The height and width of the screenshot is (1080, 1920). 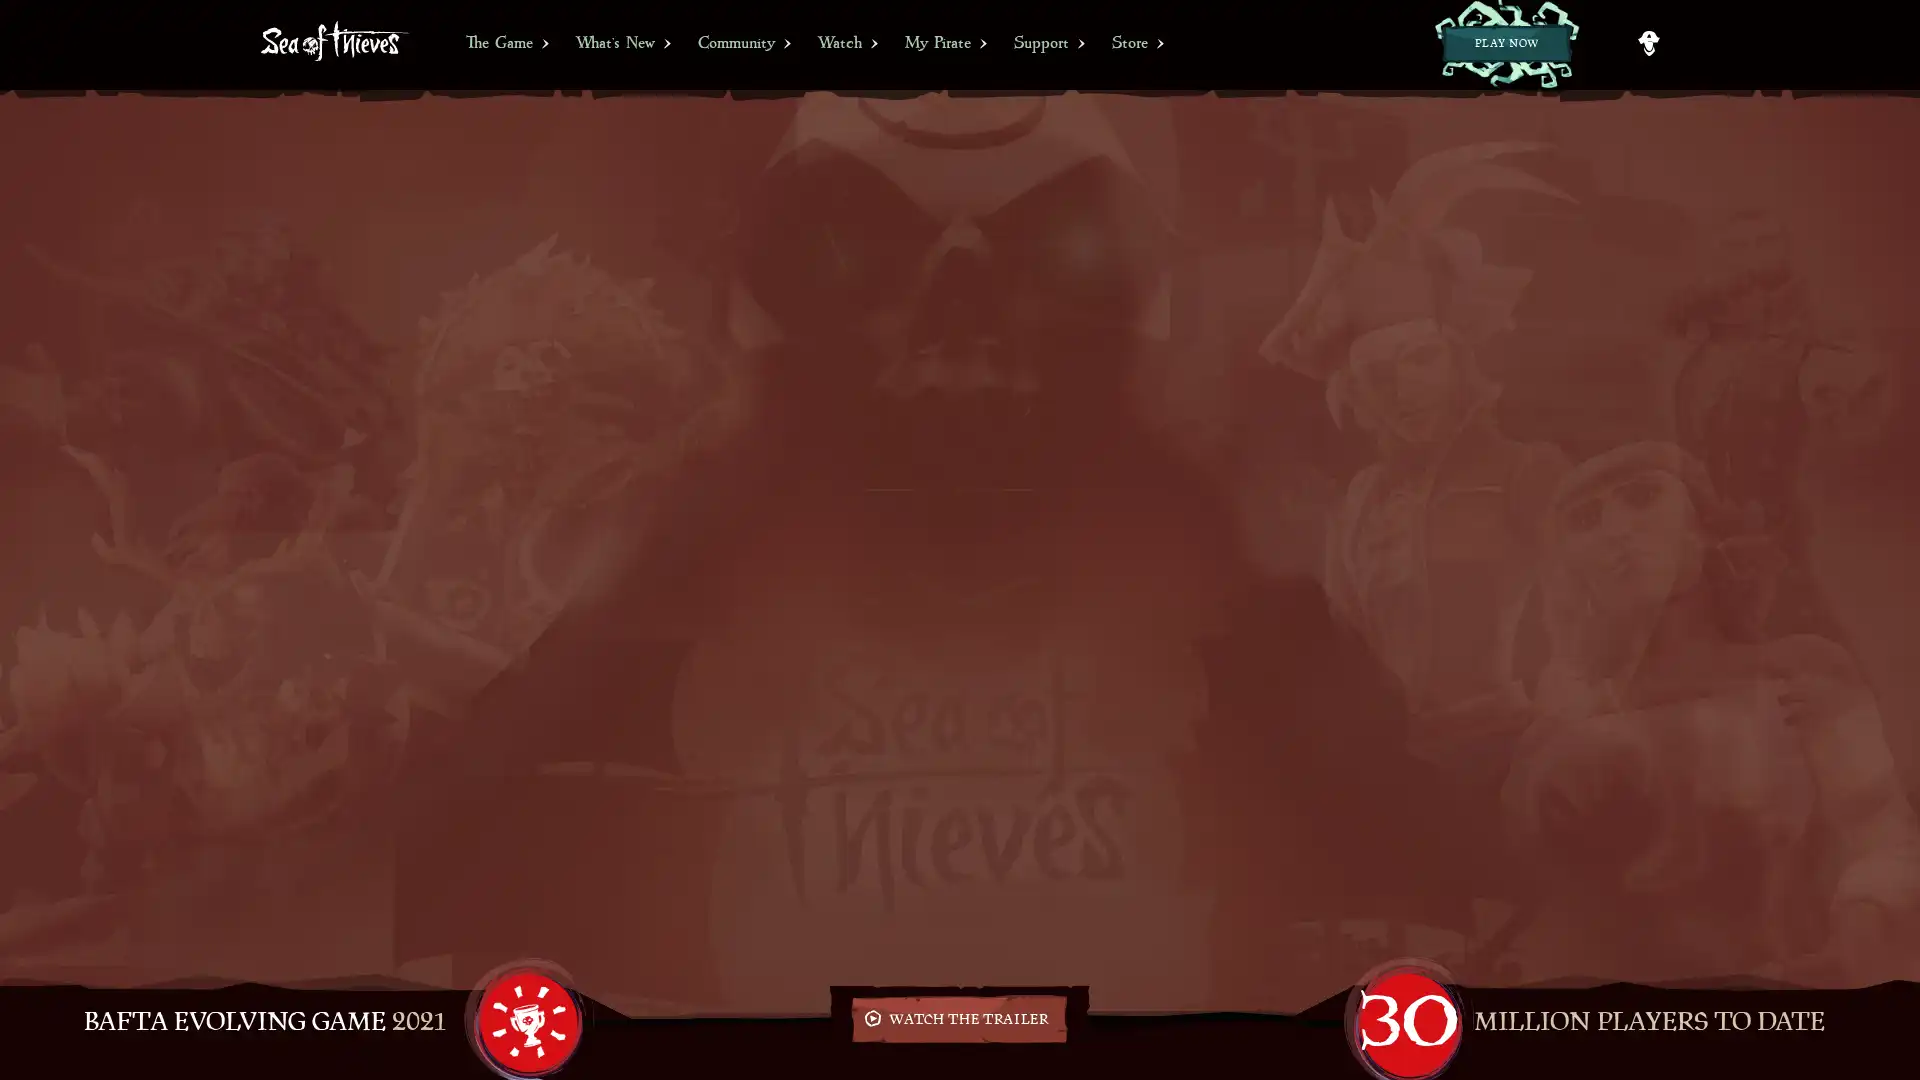 I want to click on Play Watch the trailer video, so click(x=958, y=1018).